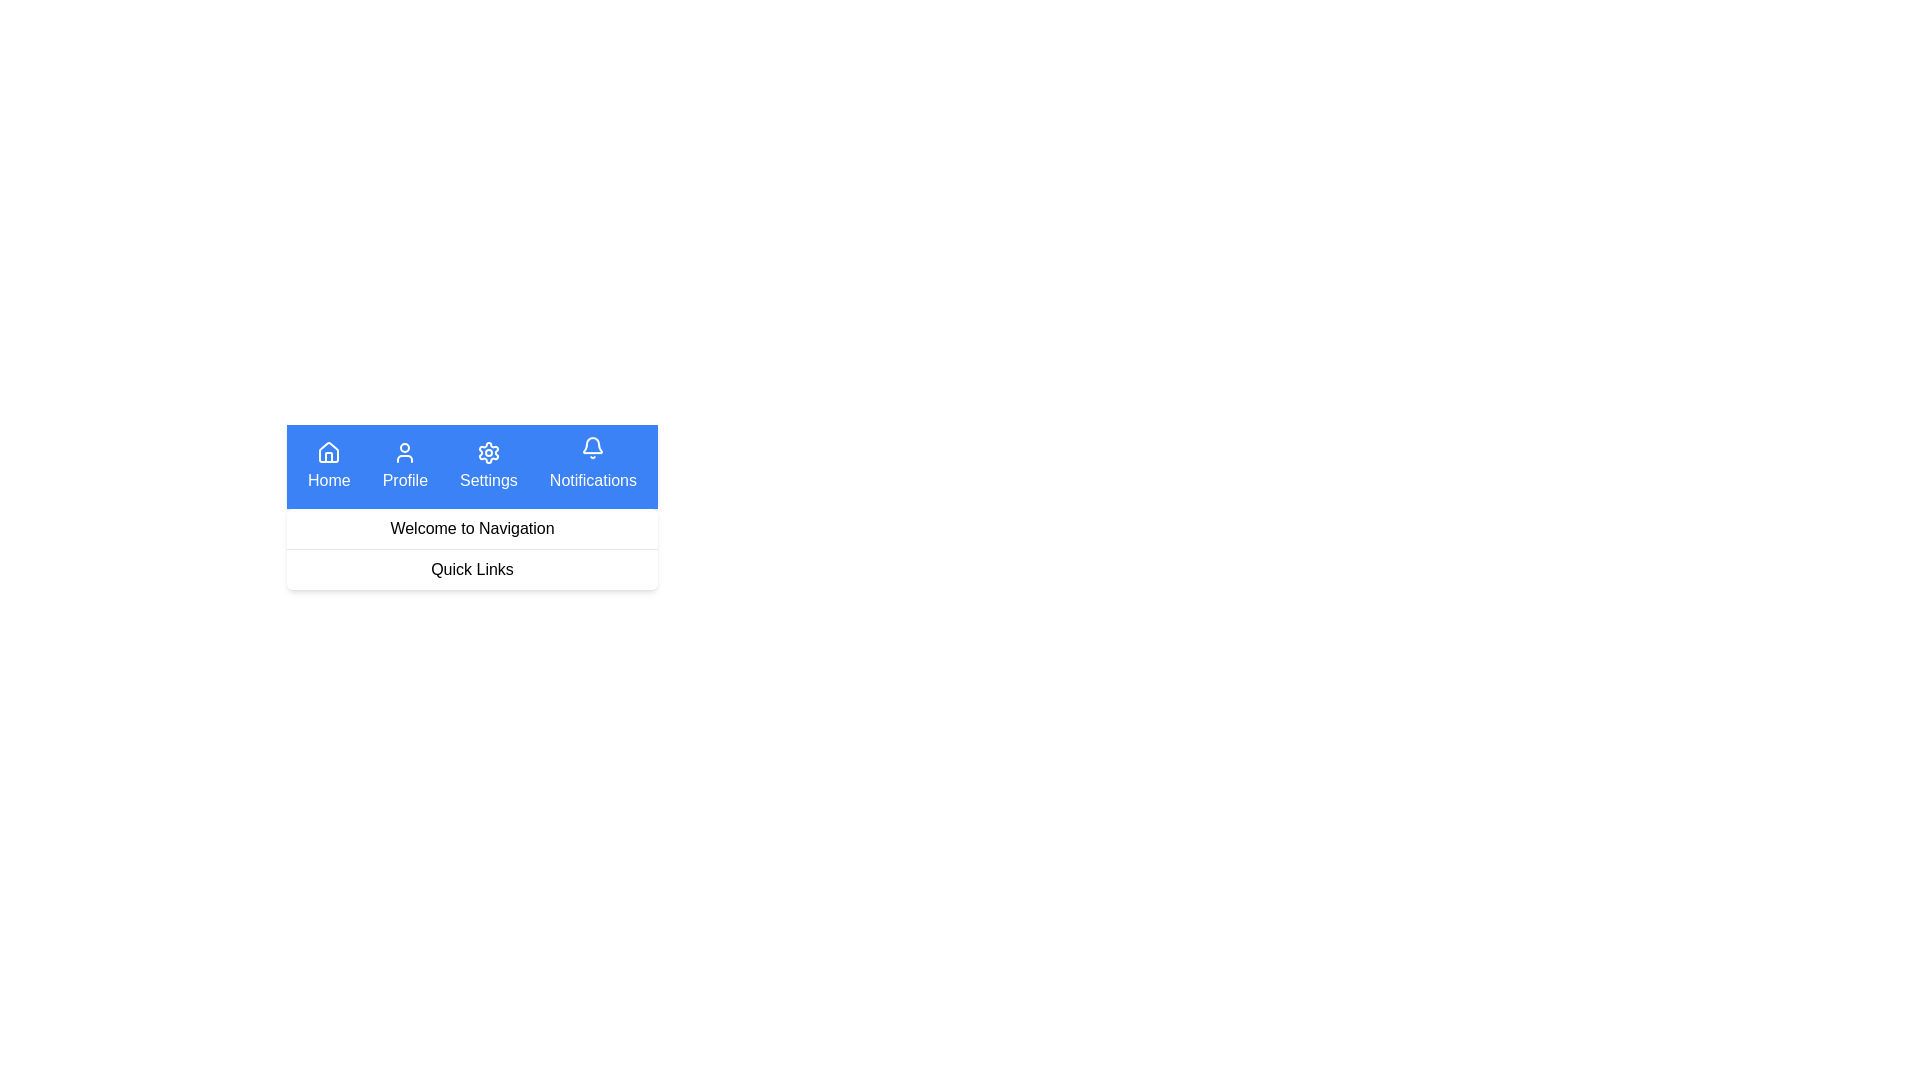 The image size is (1920, 1080). What do you see at coordinates (329, 466) in the screenshot?
I see `the Home navigation button` at bounding box center [329, 466].